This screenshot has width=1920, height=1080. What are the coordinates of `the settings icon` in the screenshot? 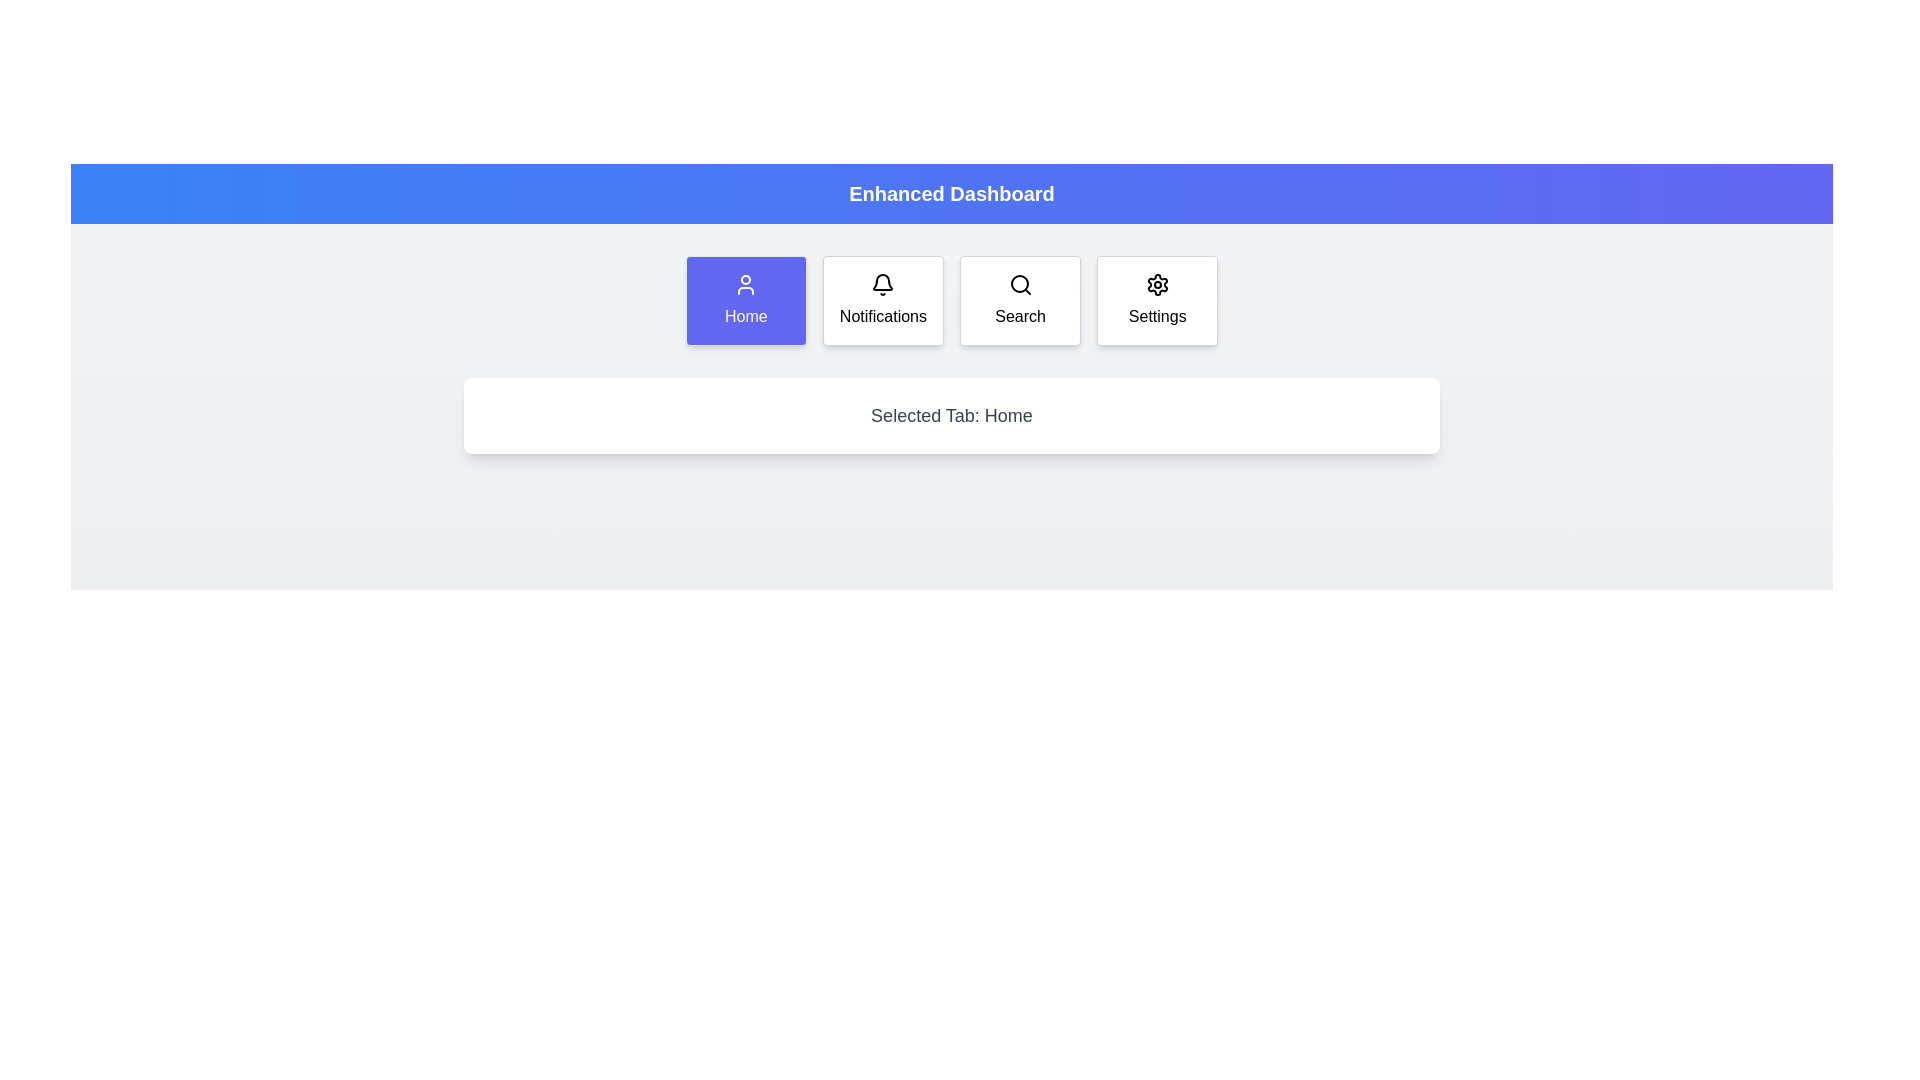 It's located at (1157, 285).